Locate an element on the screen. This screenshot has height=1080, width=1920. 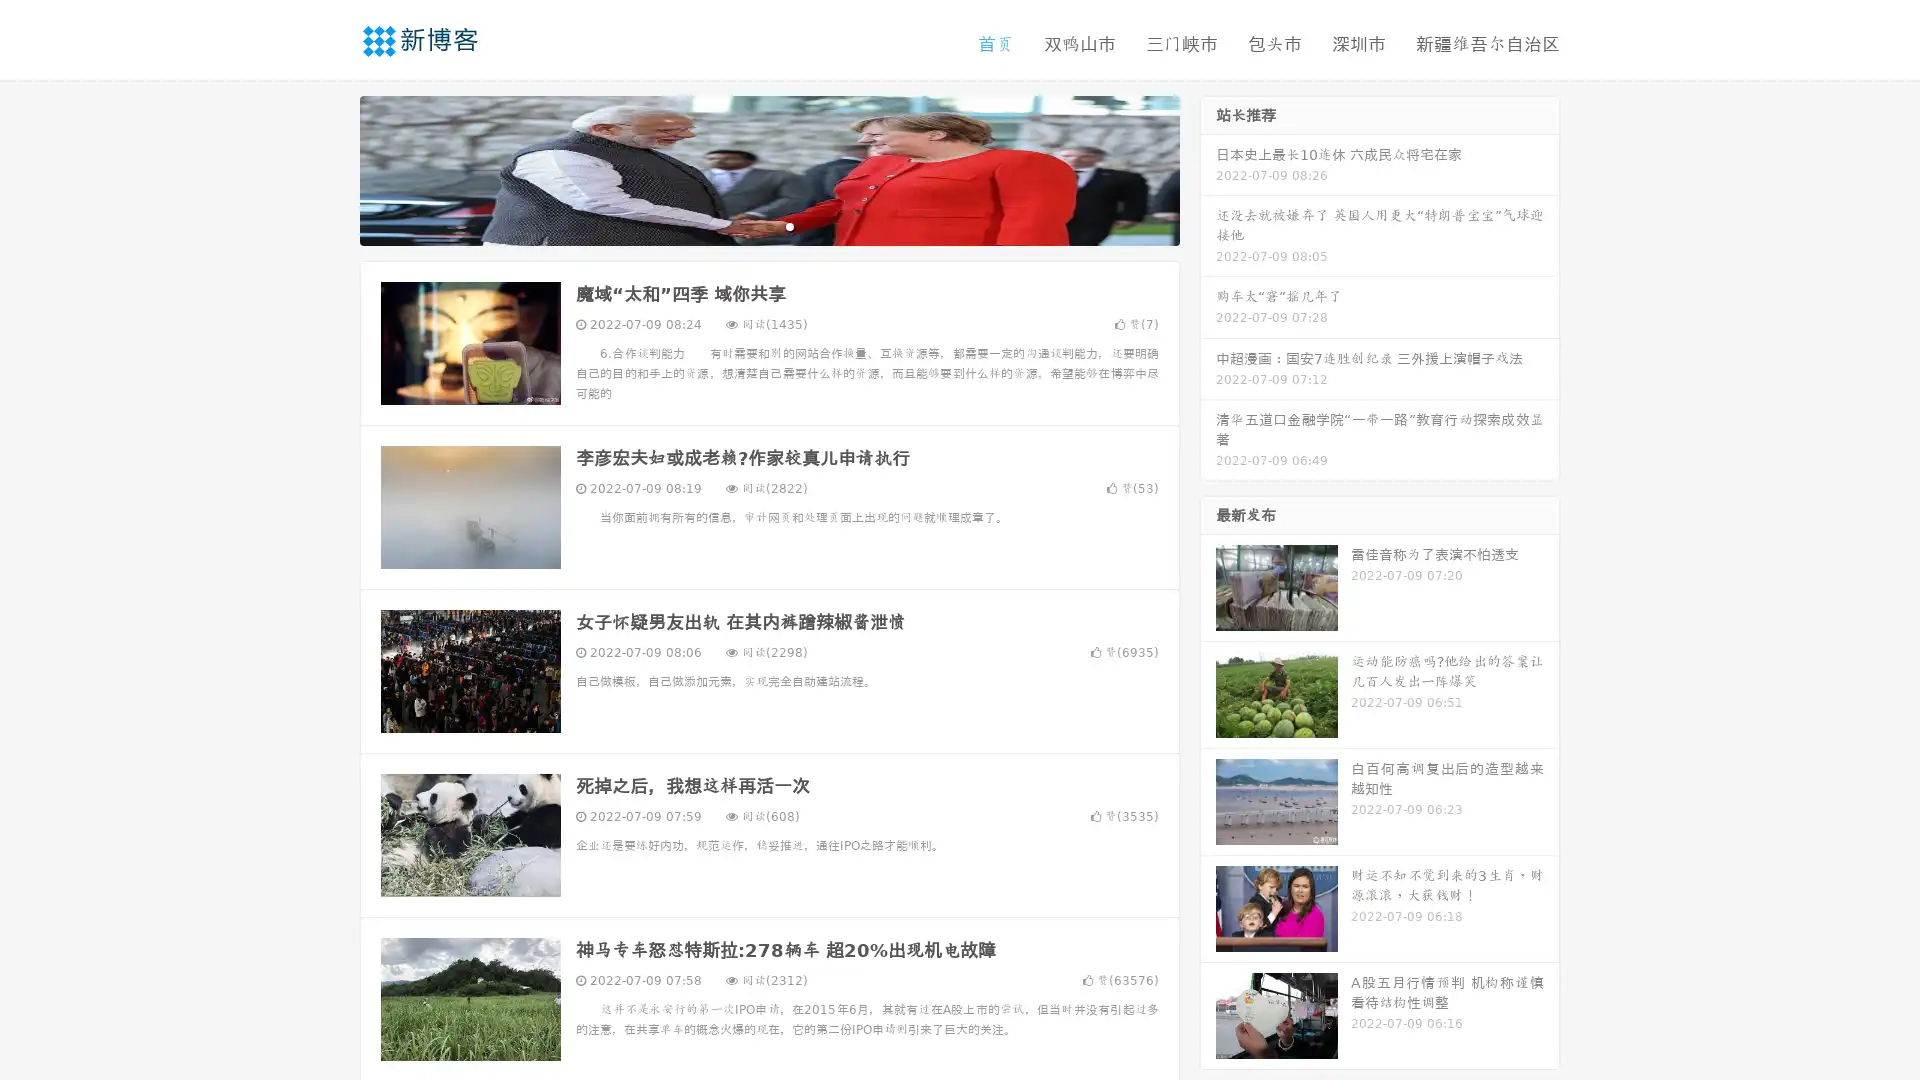
Go to slide 3 is located at coordinates (789, 225).